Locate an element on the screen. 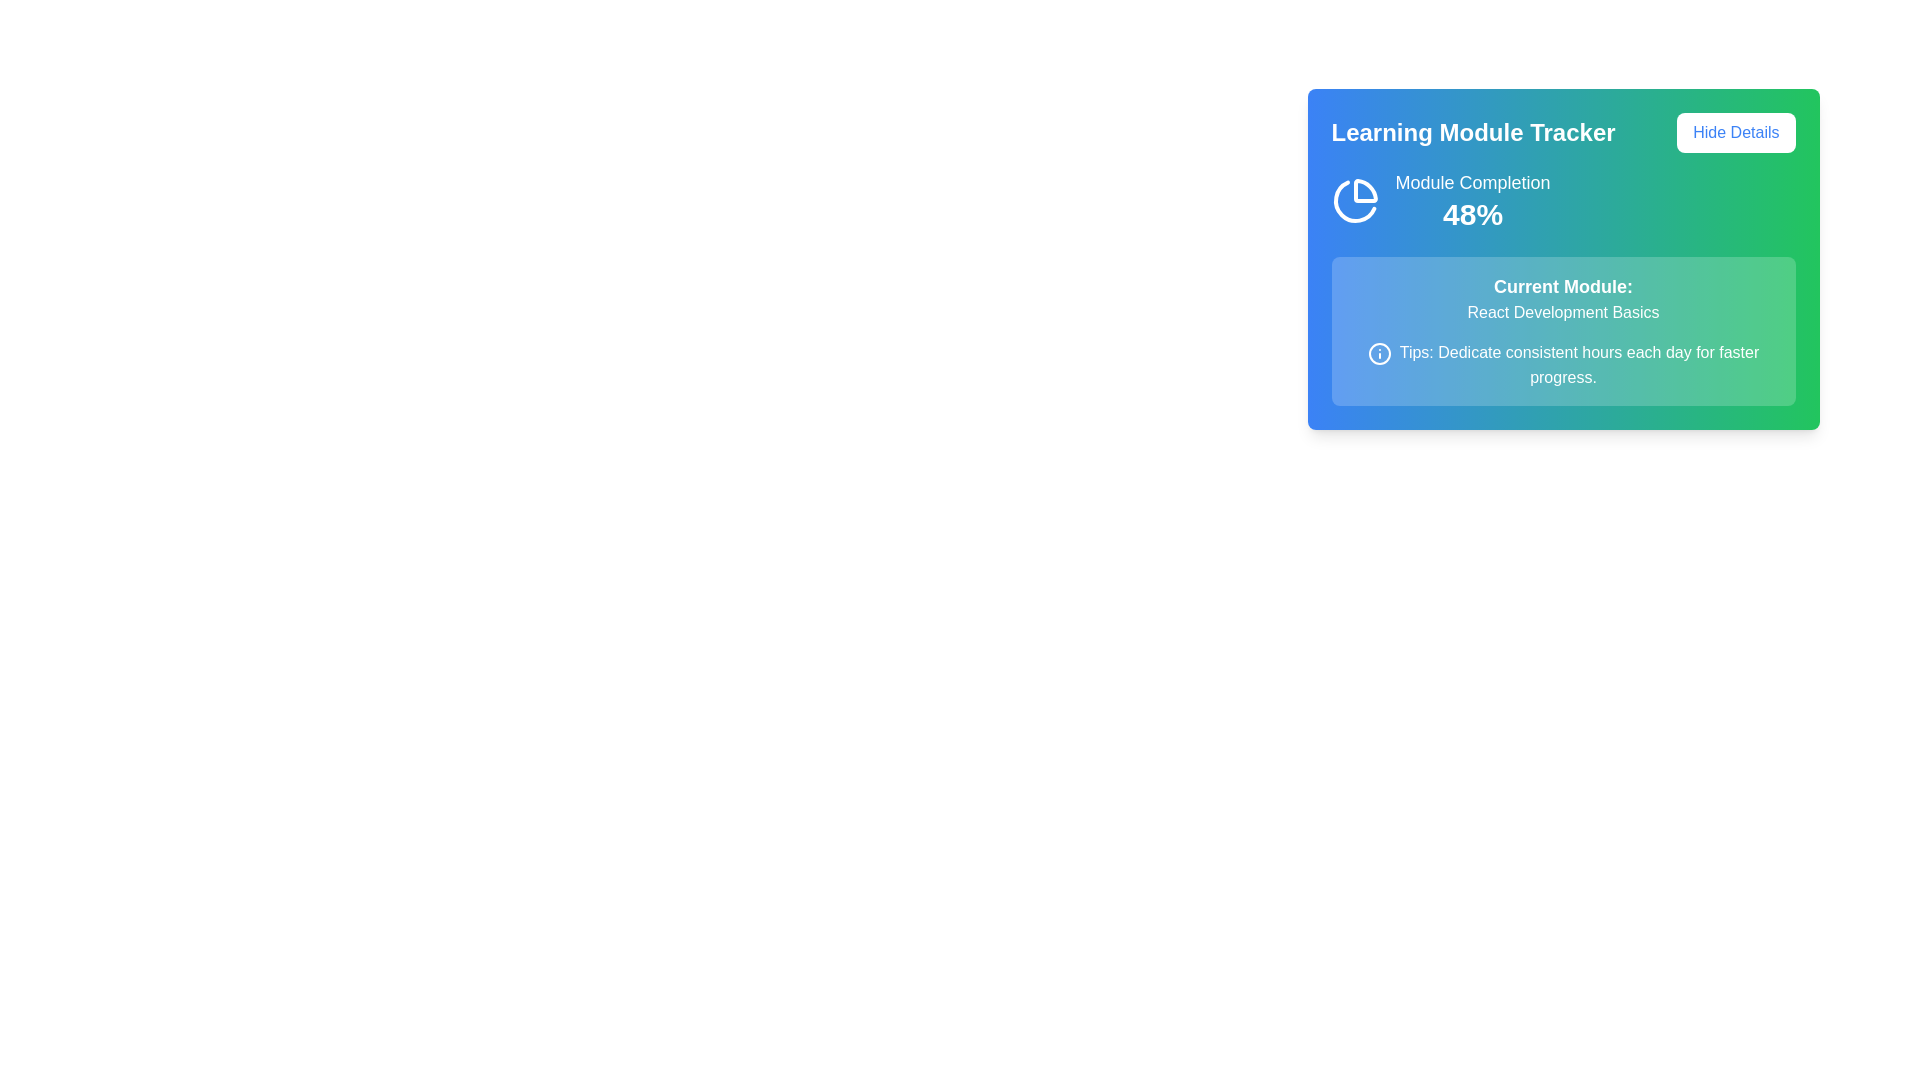 Image resolution: width=1920 pixels, height=1080 pixels. the informational label that serves as a title for the progress indicator in the Learning Module Tracker card, located at the top-left section, adjacent to a graphical icon and above the progress percentage text ('48%') is located at coordinates (1473, 182).